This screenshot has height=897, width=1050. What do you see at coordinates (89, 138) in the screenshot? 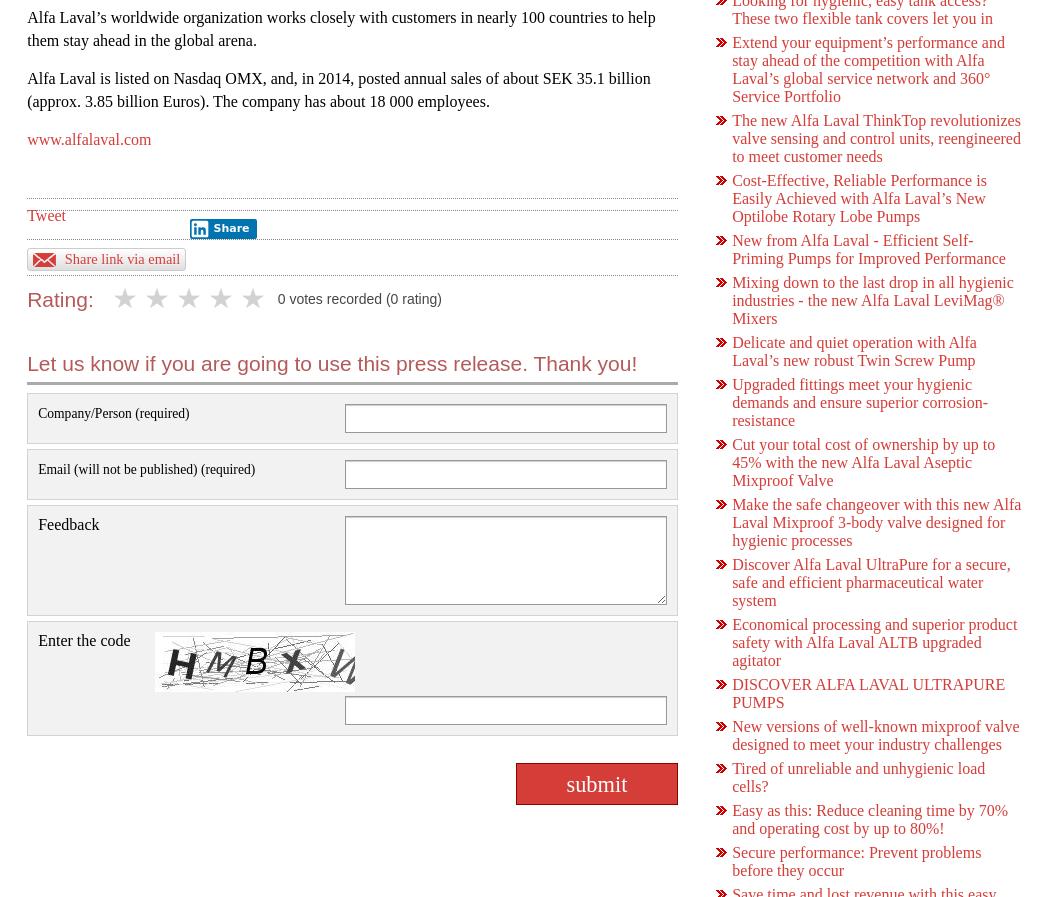
I see `'www.alfalaval.com'` at bounding box center [89, 138].